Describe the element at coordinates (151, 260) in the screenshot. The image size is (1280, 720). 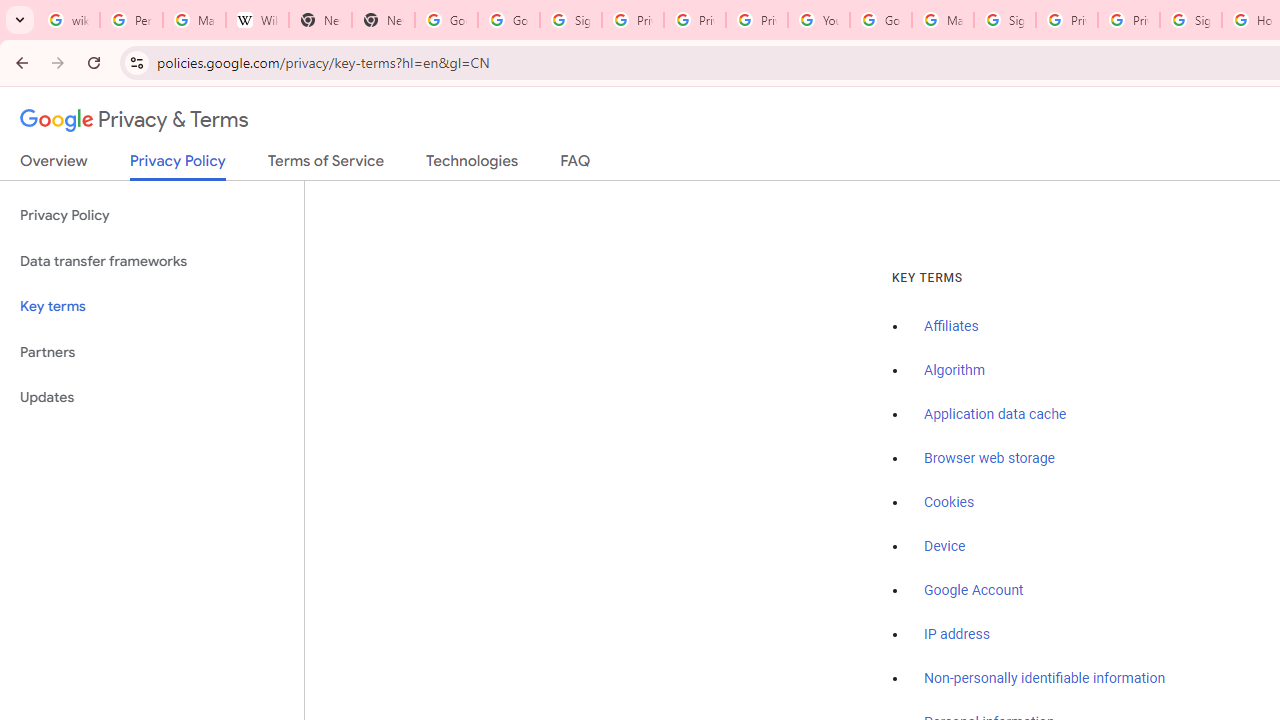
I see `'Data transfer frameworks'` at that location.